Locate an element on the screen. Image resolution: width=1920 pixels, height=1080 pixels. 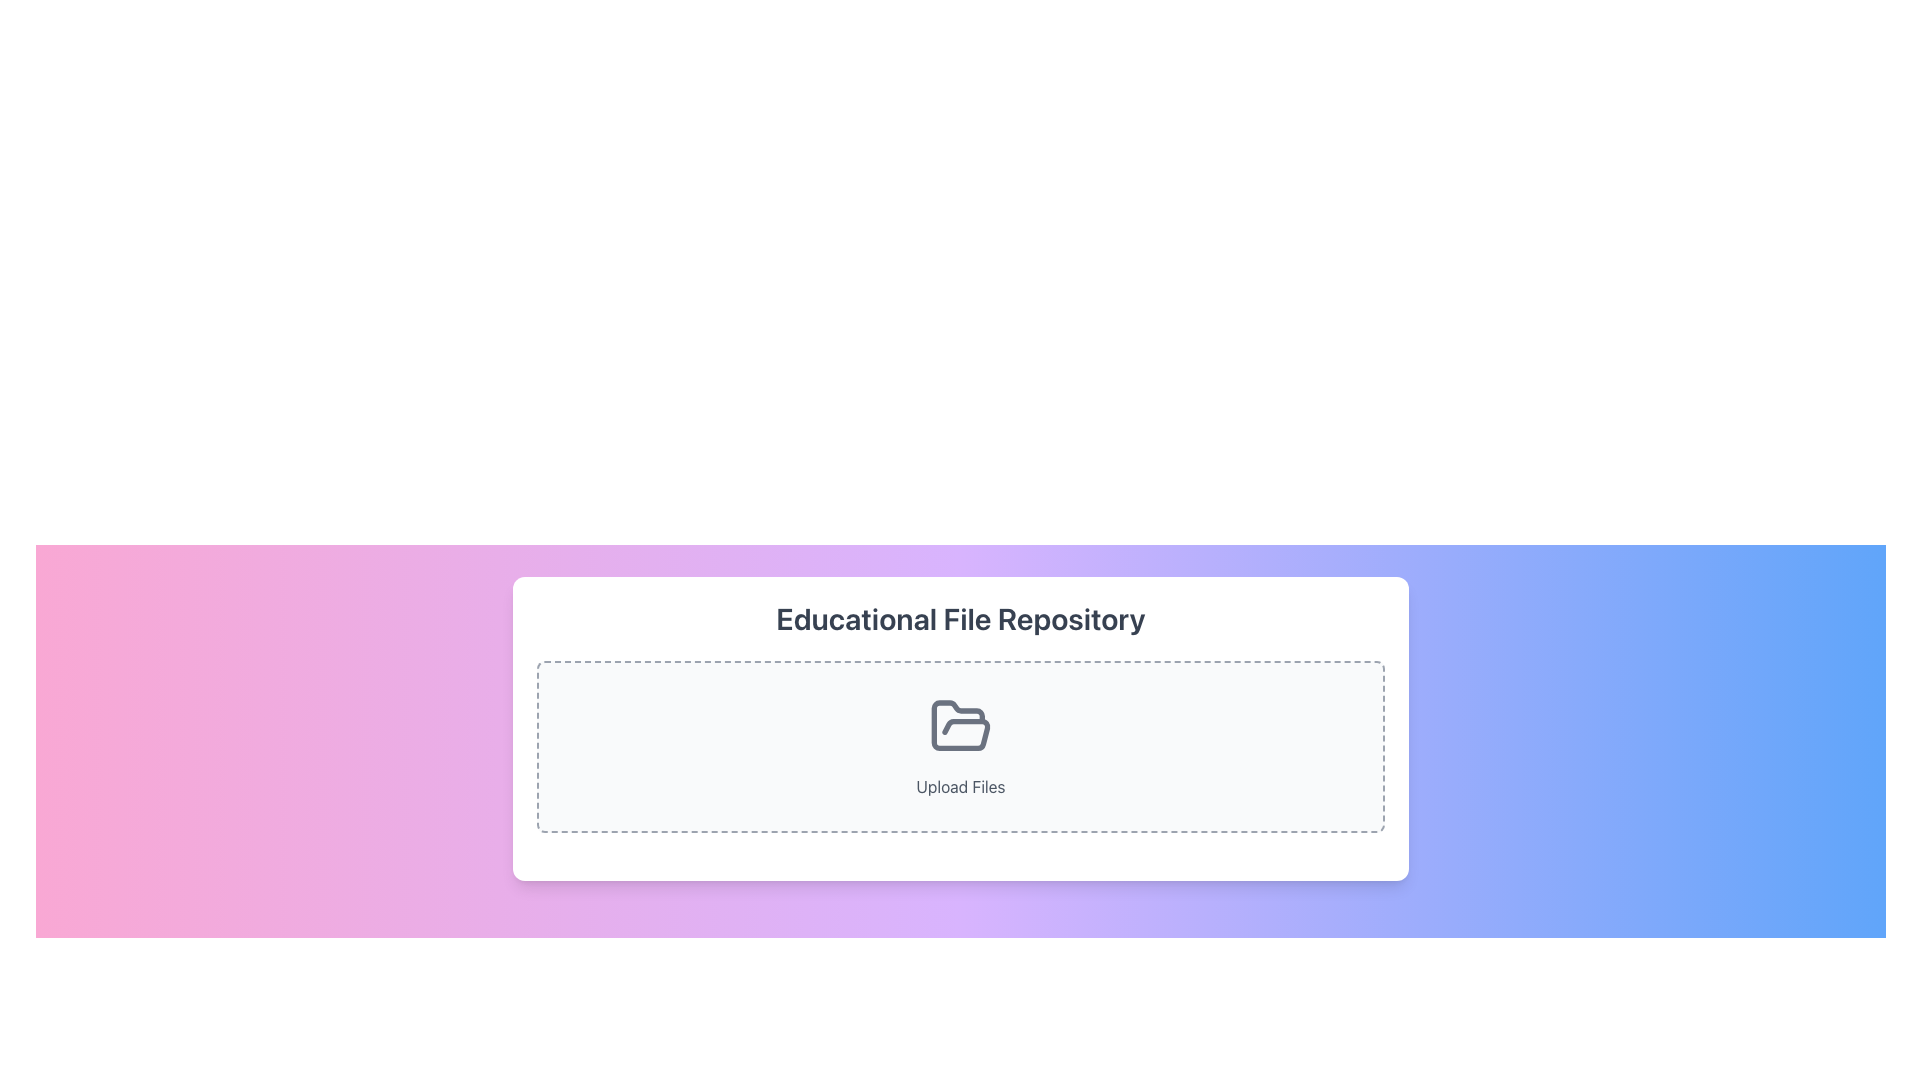
the folder icon (SVG Graphic) that represents the upload functionality in the Educational File Repository section is located at coordinates (960, 725).